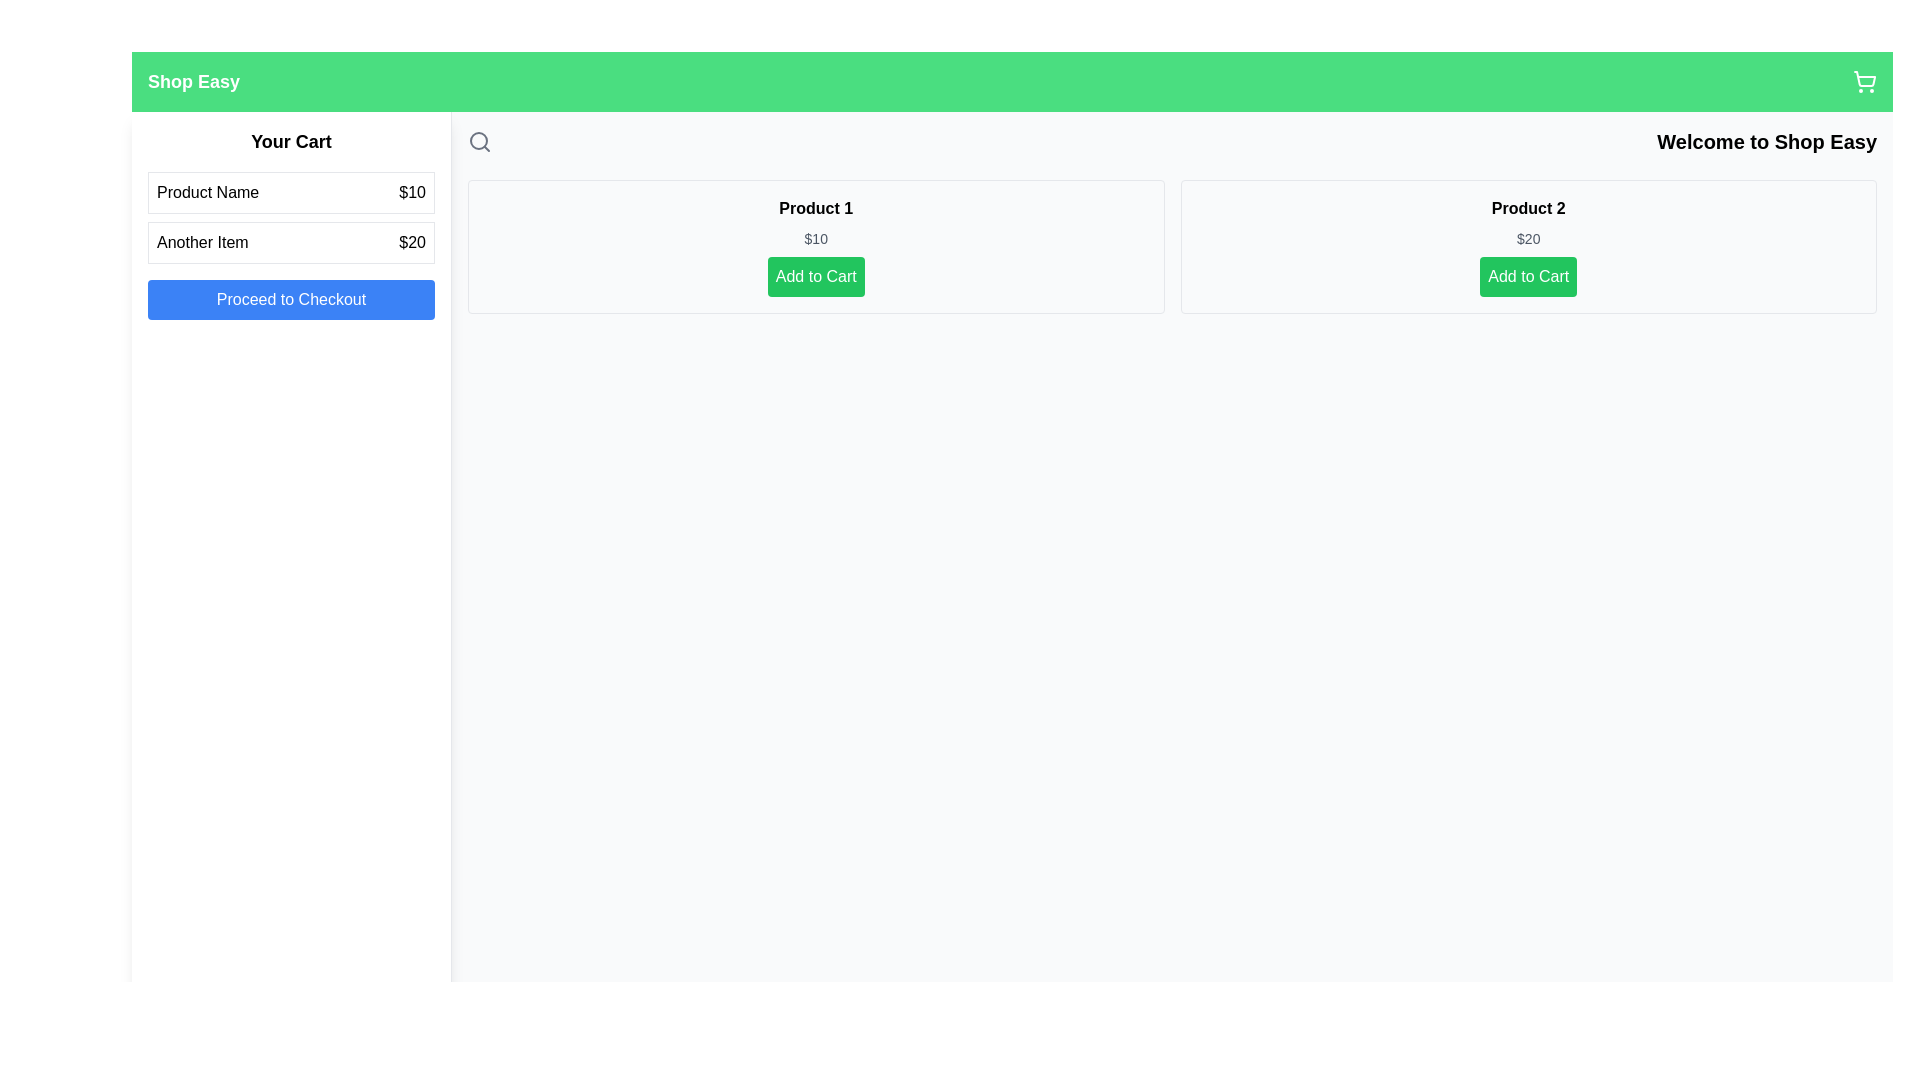 Image resolution: width=1920 pixels, height=1080 pixels. What do you see at coordinates (1864, 80) in the screenshot?
I see `the shopping cart icon button located in the top-right corner of the green header bar` at bounding box center [1864, 80].